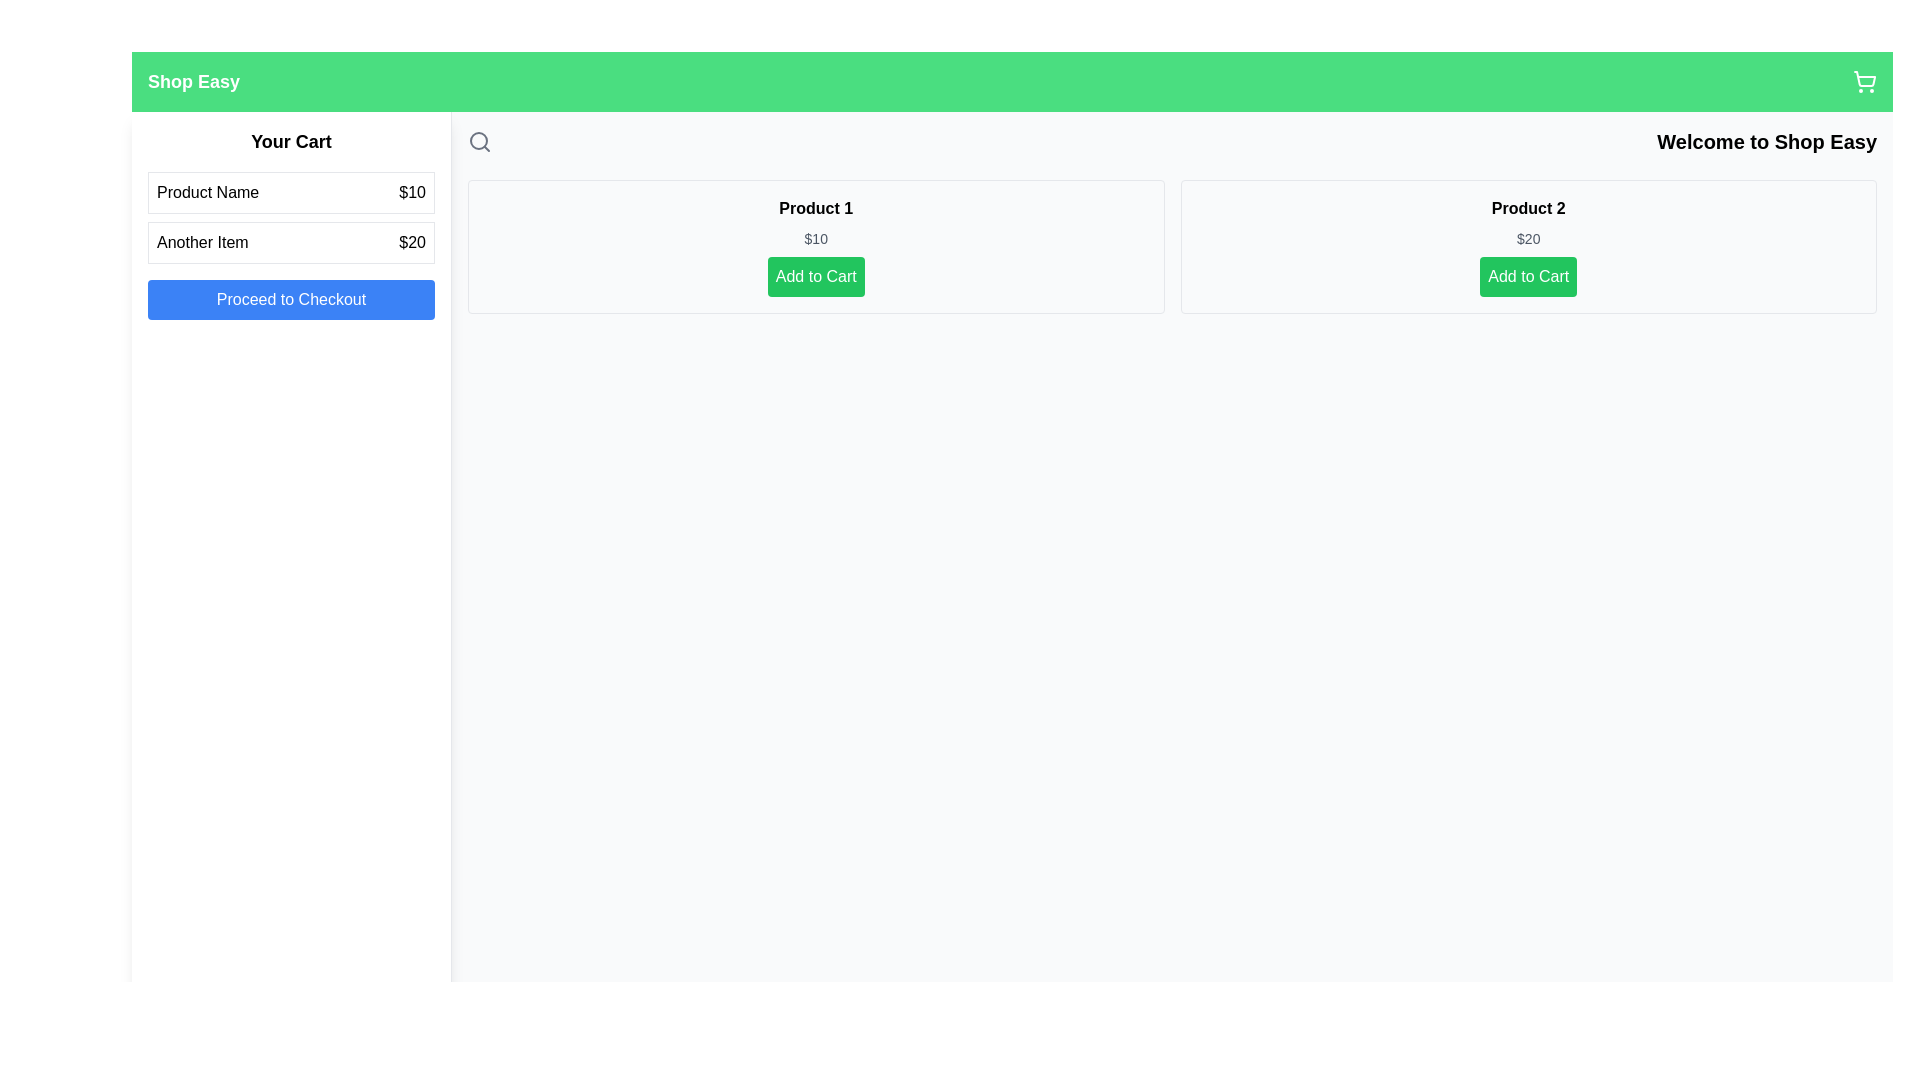 Image resolution: width=1920 pixels, height=1080 pixels. What do you see at coordinates (1864, 80) in the screenshot?
I see `the shopping cart icon button located in the top-right corner of the green header bar` at bounding box center [1864, 80].